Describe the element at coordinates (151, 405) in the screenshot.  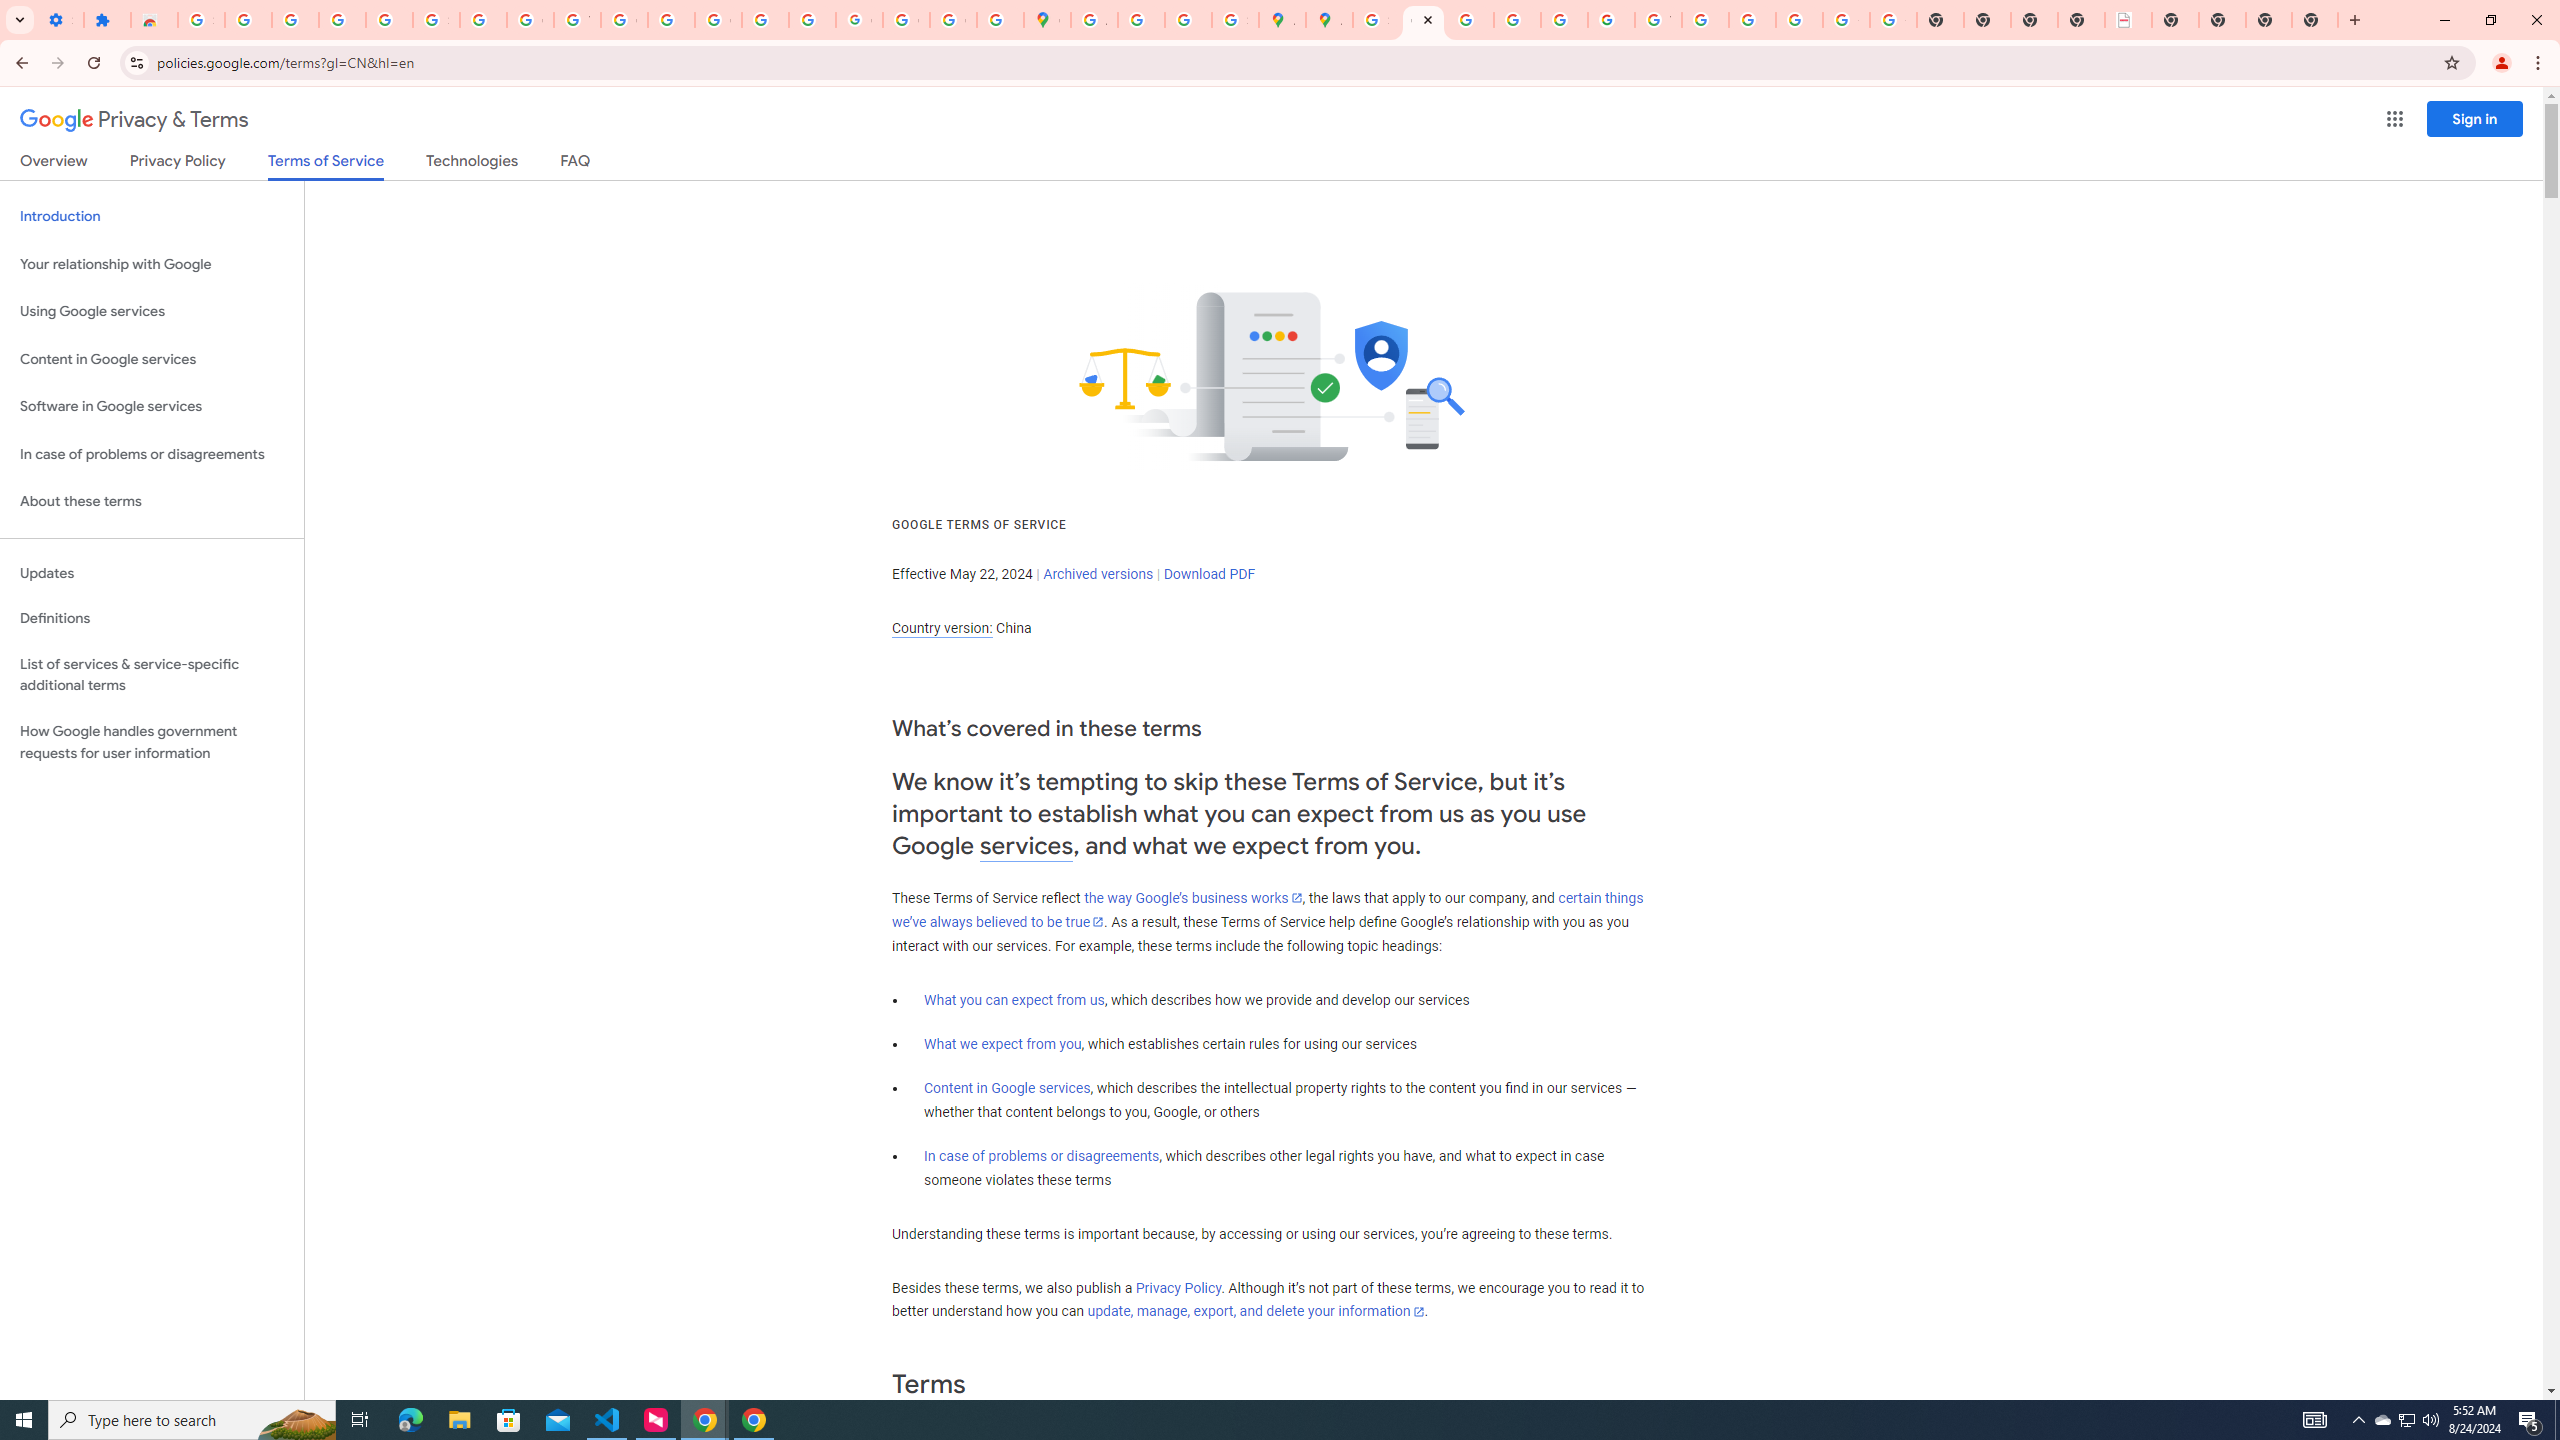
I see `'Software in Google services'` at that location.